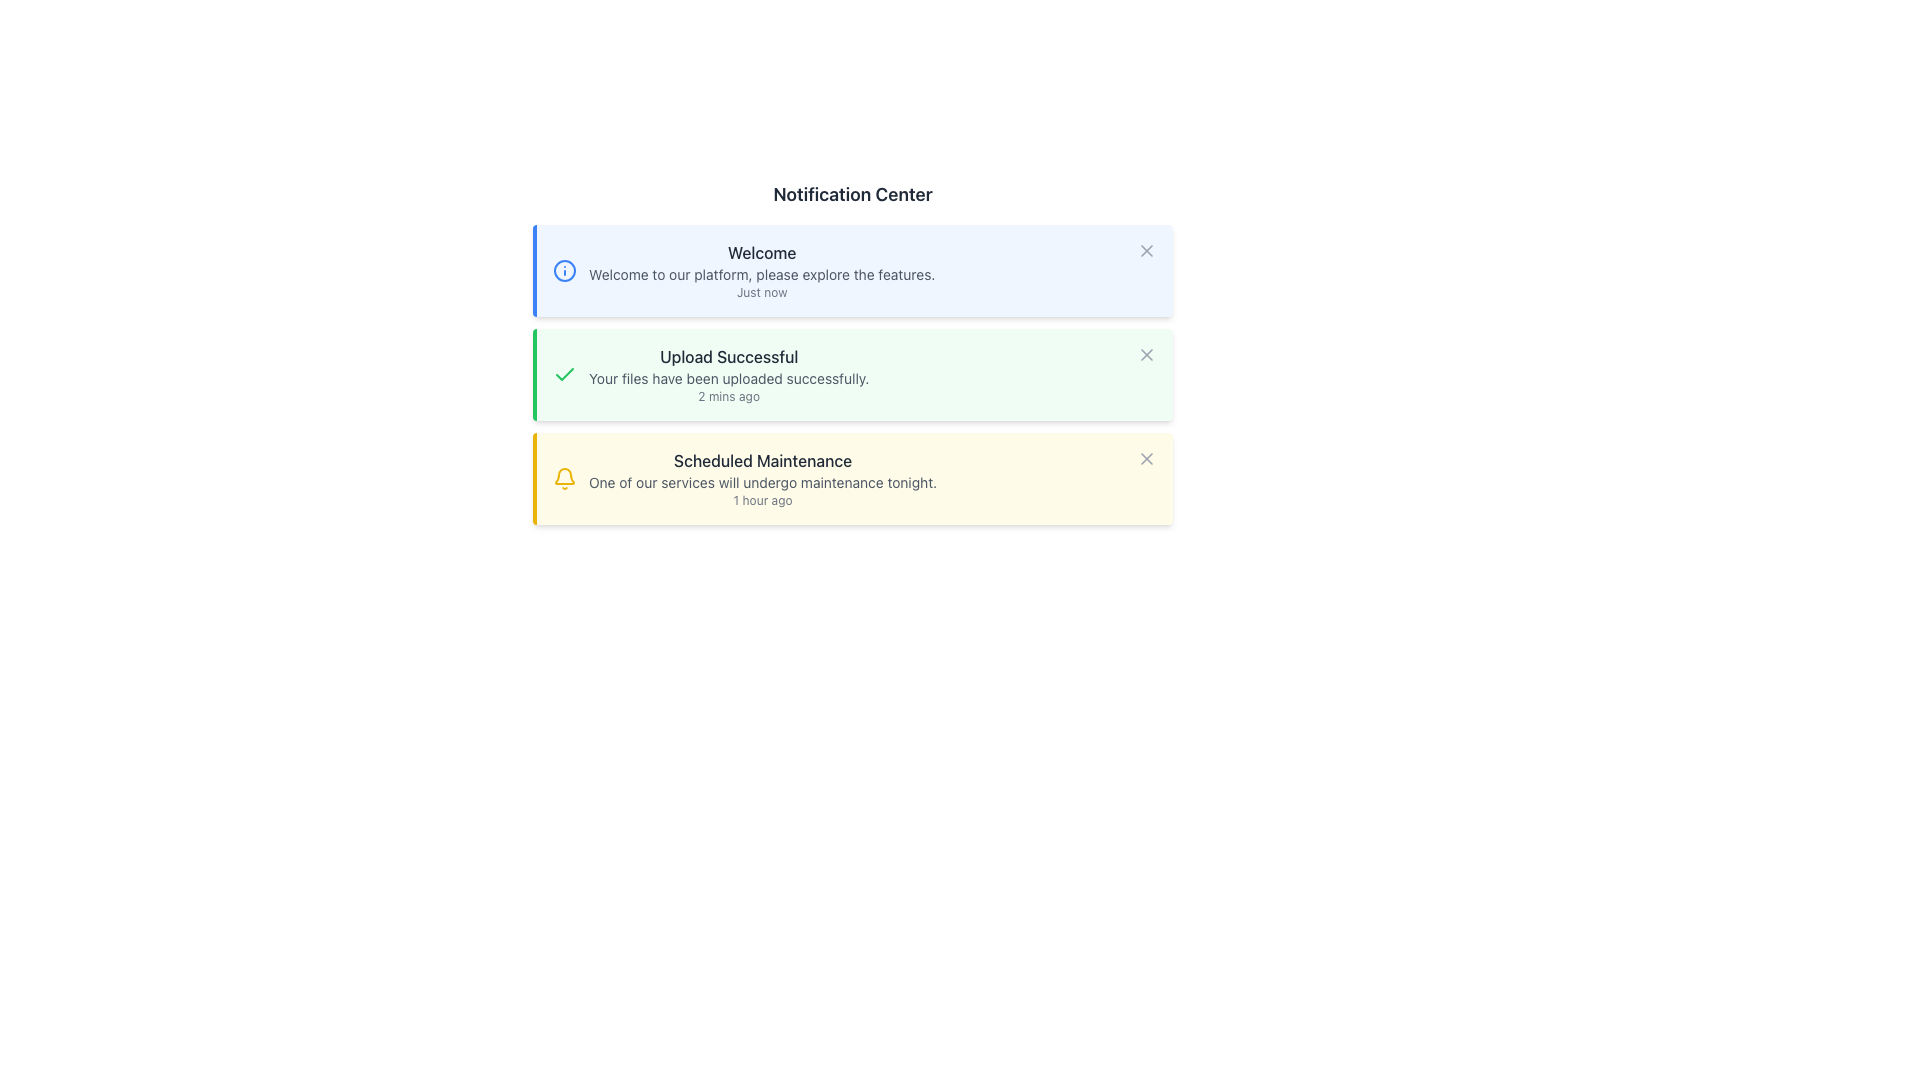 The width and height of the screenshot is (1920, 1080). I want to click on the yellow bell icon indicating notifications, which is located at the top-left corner of the 'Scheduled Maintenance' notification card, so click(564, 478).